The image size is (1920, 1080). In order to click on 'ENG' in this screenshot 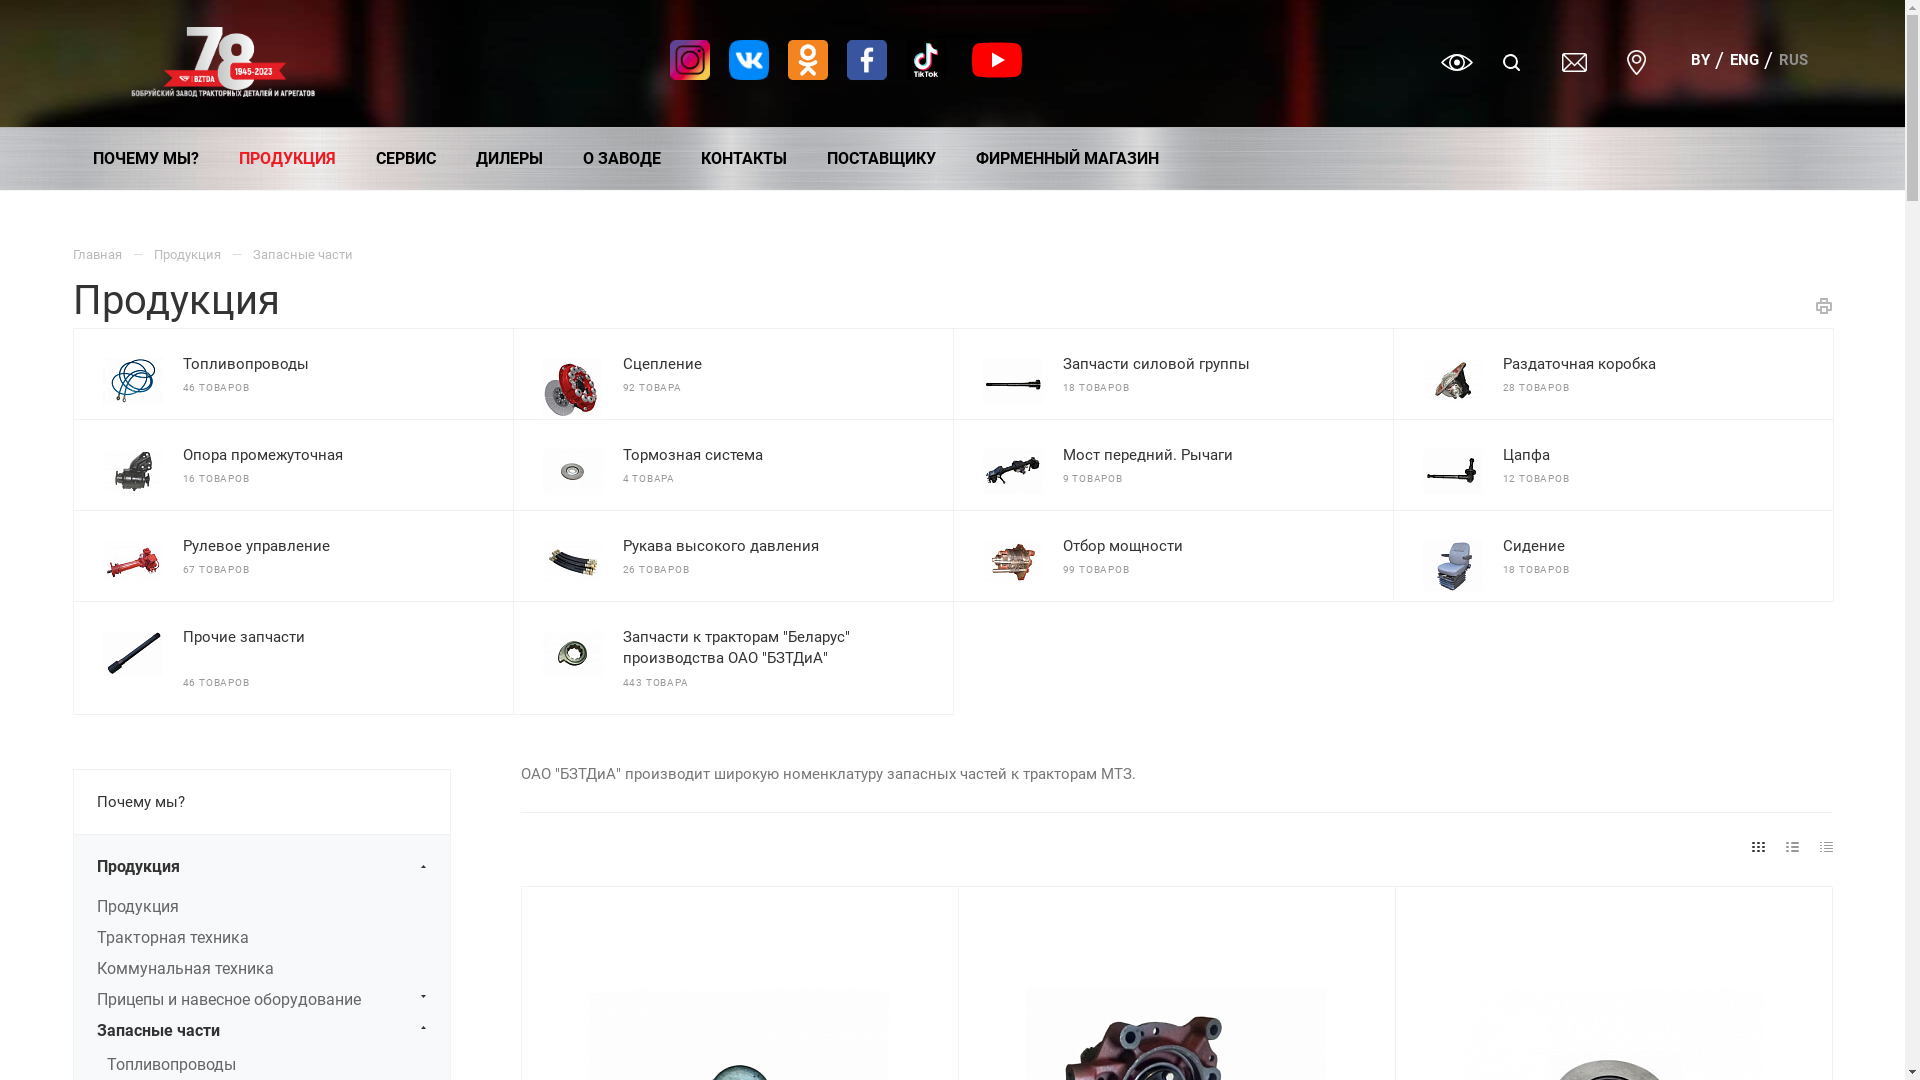, I will do `click(1742, 59)`.